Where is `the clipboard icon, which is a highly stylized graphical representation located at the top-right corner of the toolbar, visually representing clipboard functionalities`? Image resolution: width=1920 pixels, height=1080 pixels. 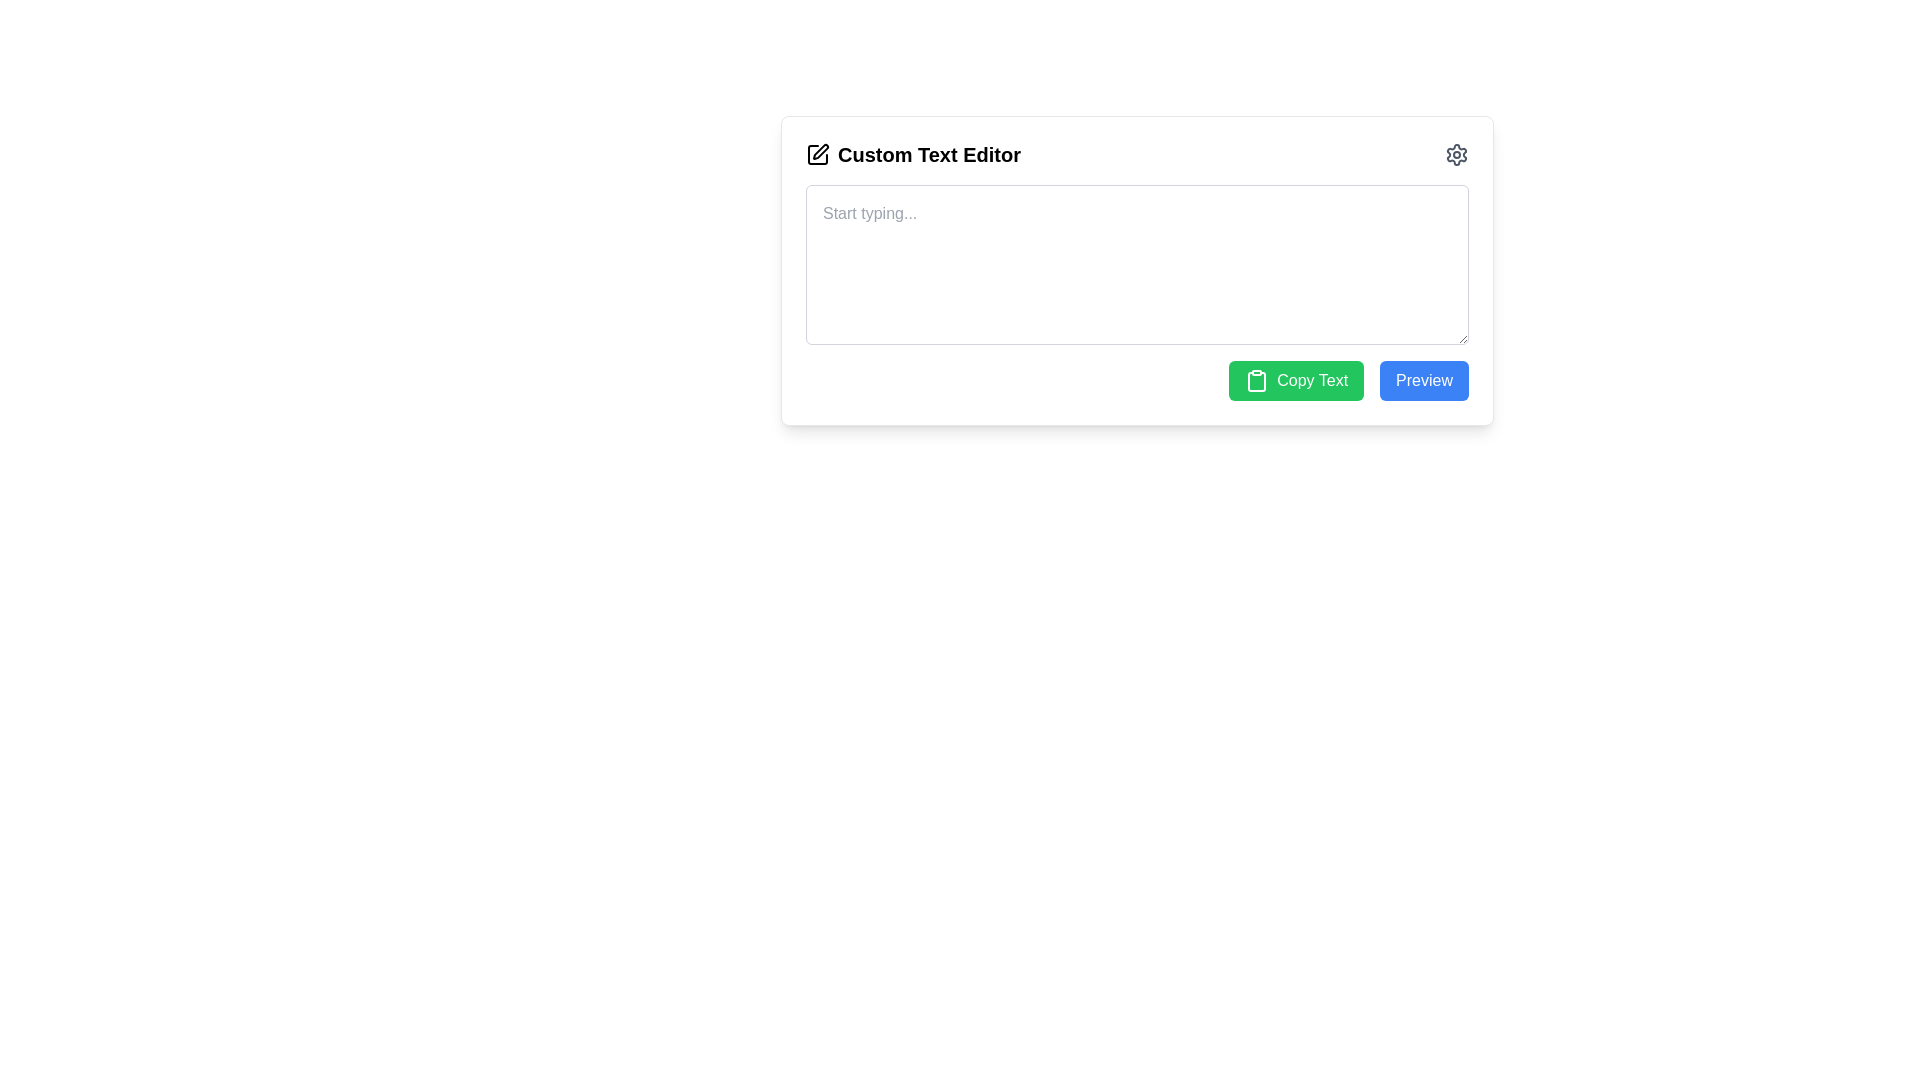 the clipboard icon, which is a highly stylized graphical representation located at the top-right corner of the toolbar, visually representing clipboard functionalities is located at coordinates (1256, 381).